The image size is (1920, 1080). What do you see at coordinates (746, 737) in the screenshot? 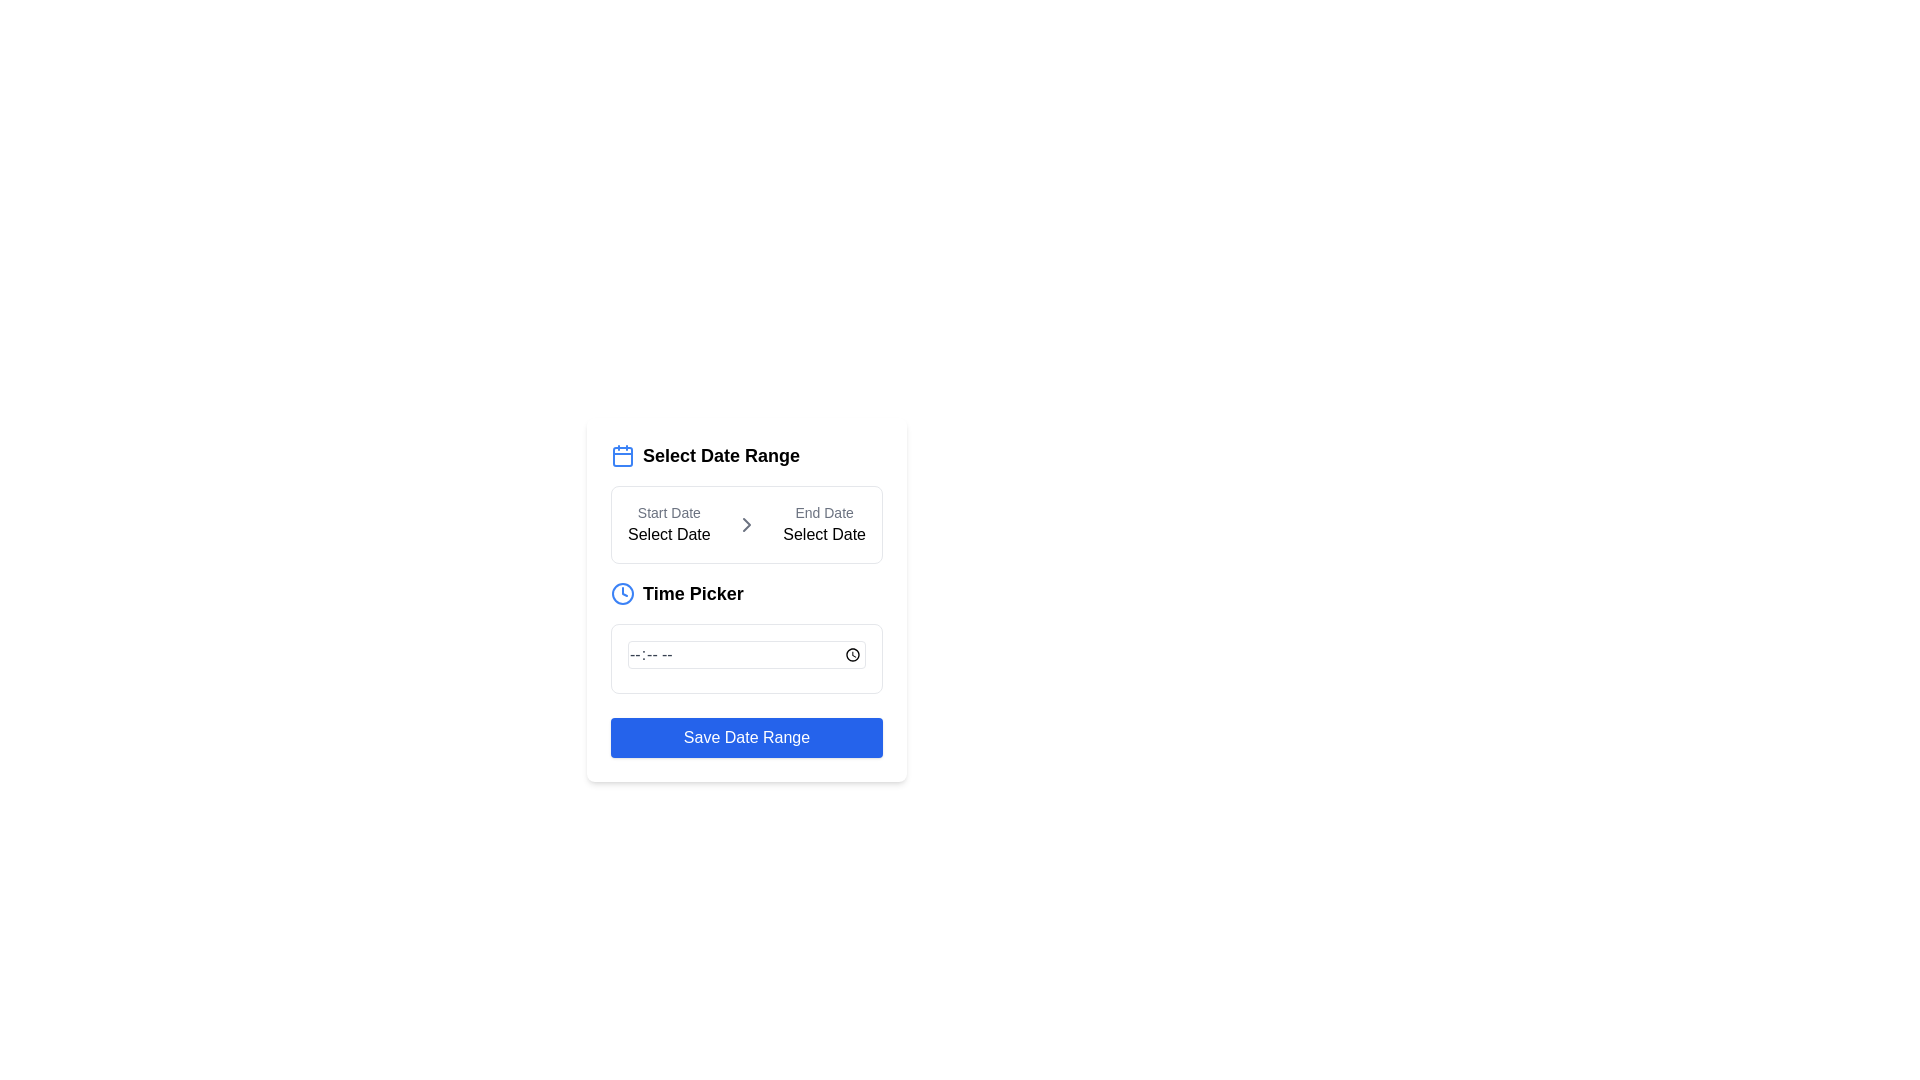
I see `the 'Save Date Range' button` at bounding box center [746, 737].